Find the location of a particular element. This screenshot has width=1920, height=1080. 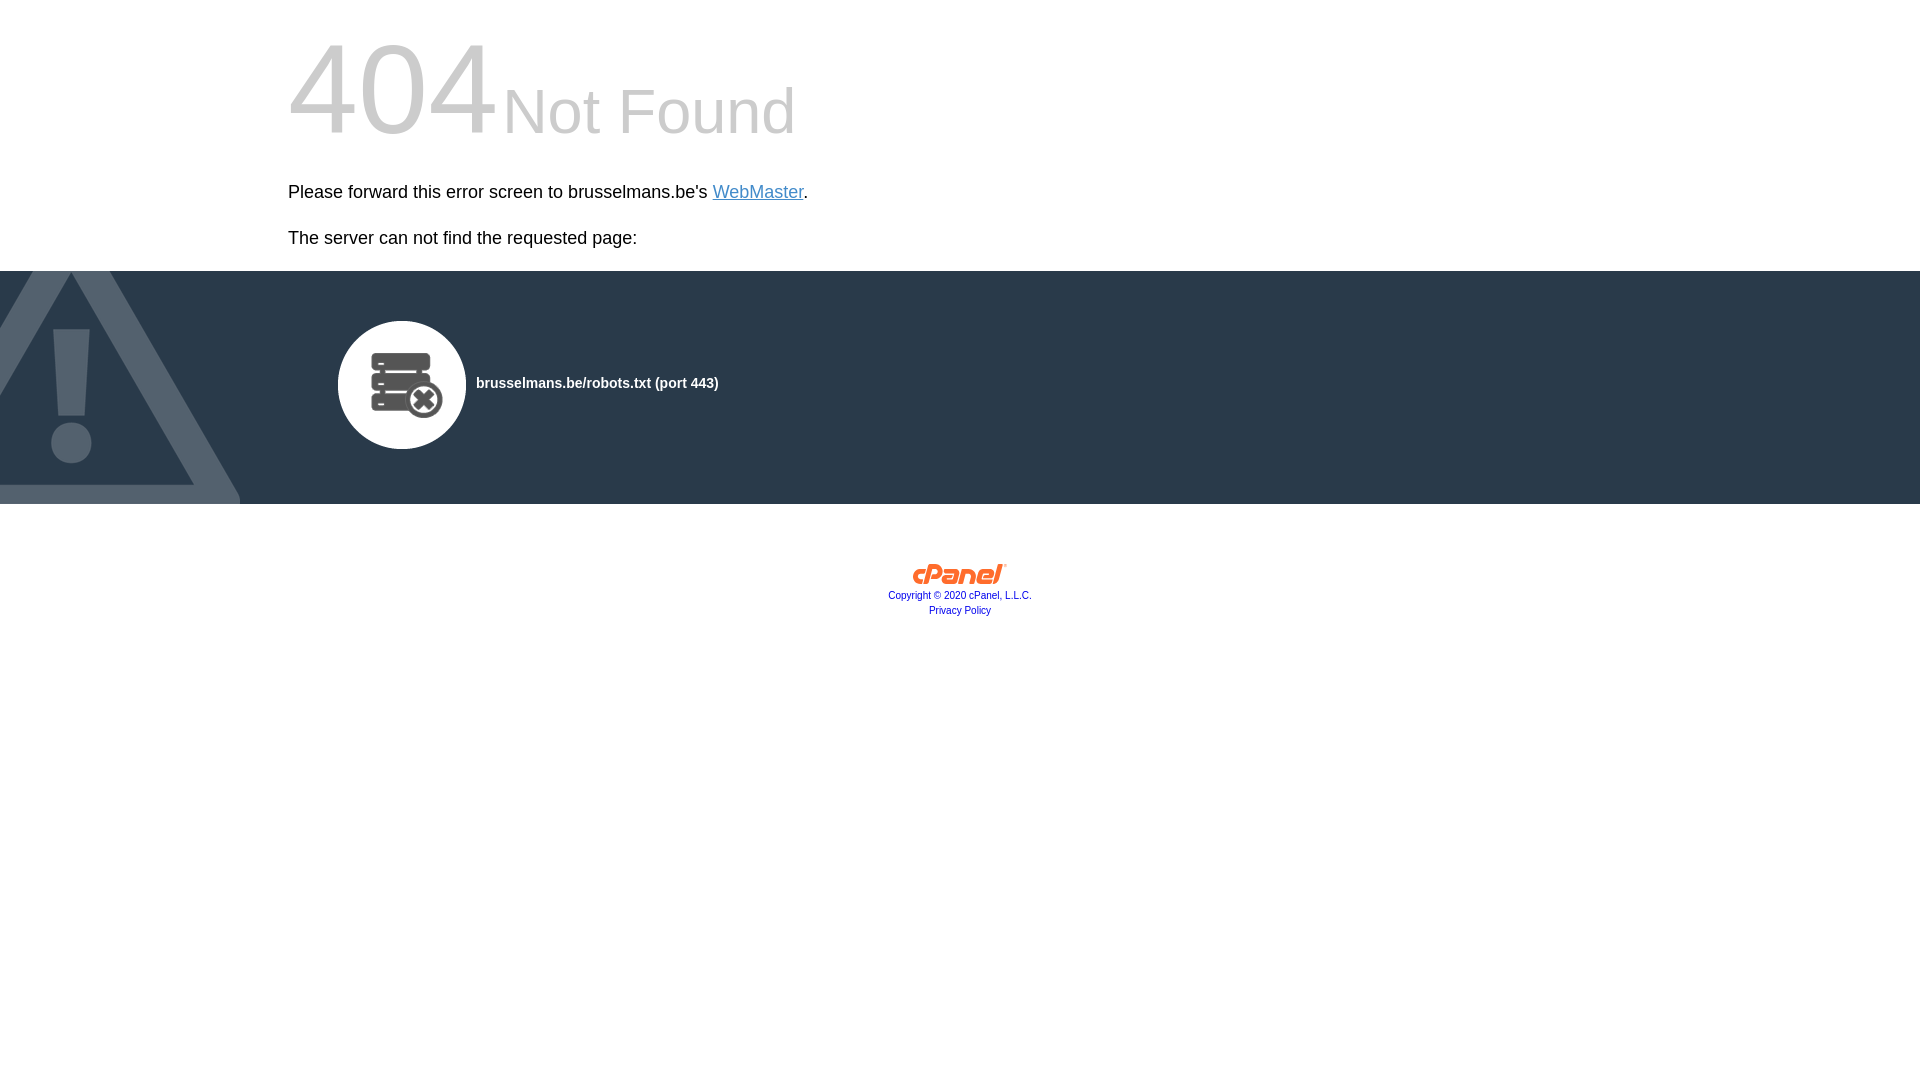

'Privacy Policy' is located at coordinates (960, 609).